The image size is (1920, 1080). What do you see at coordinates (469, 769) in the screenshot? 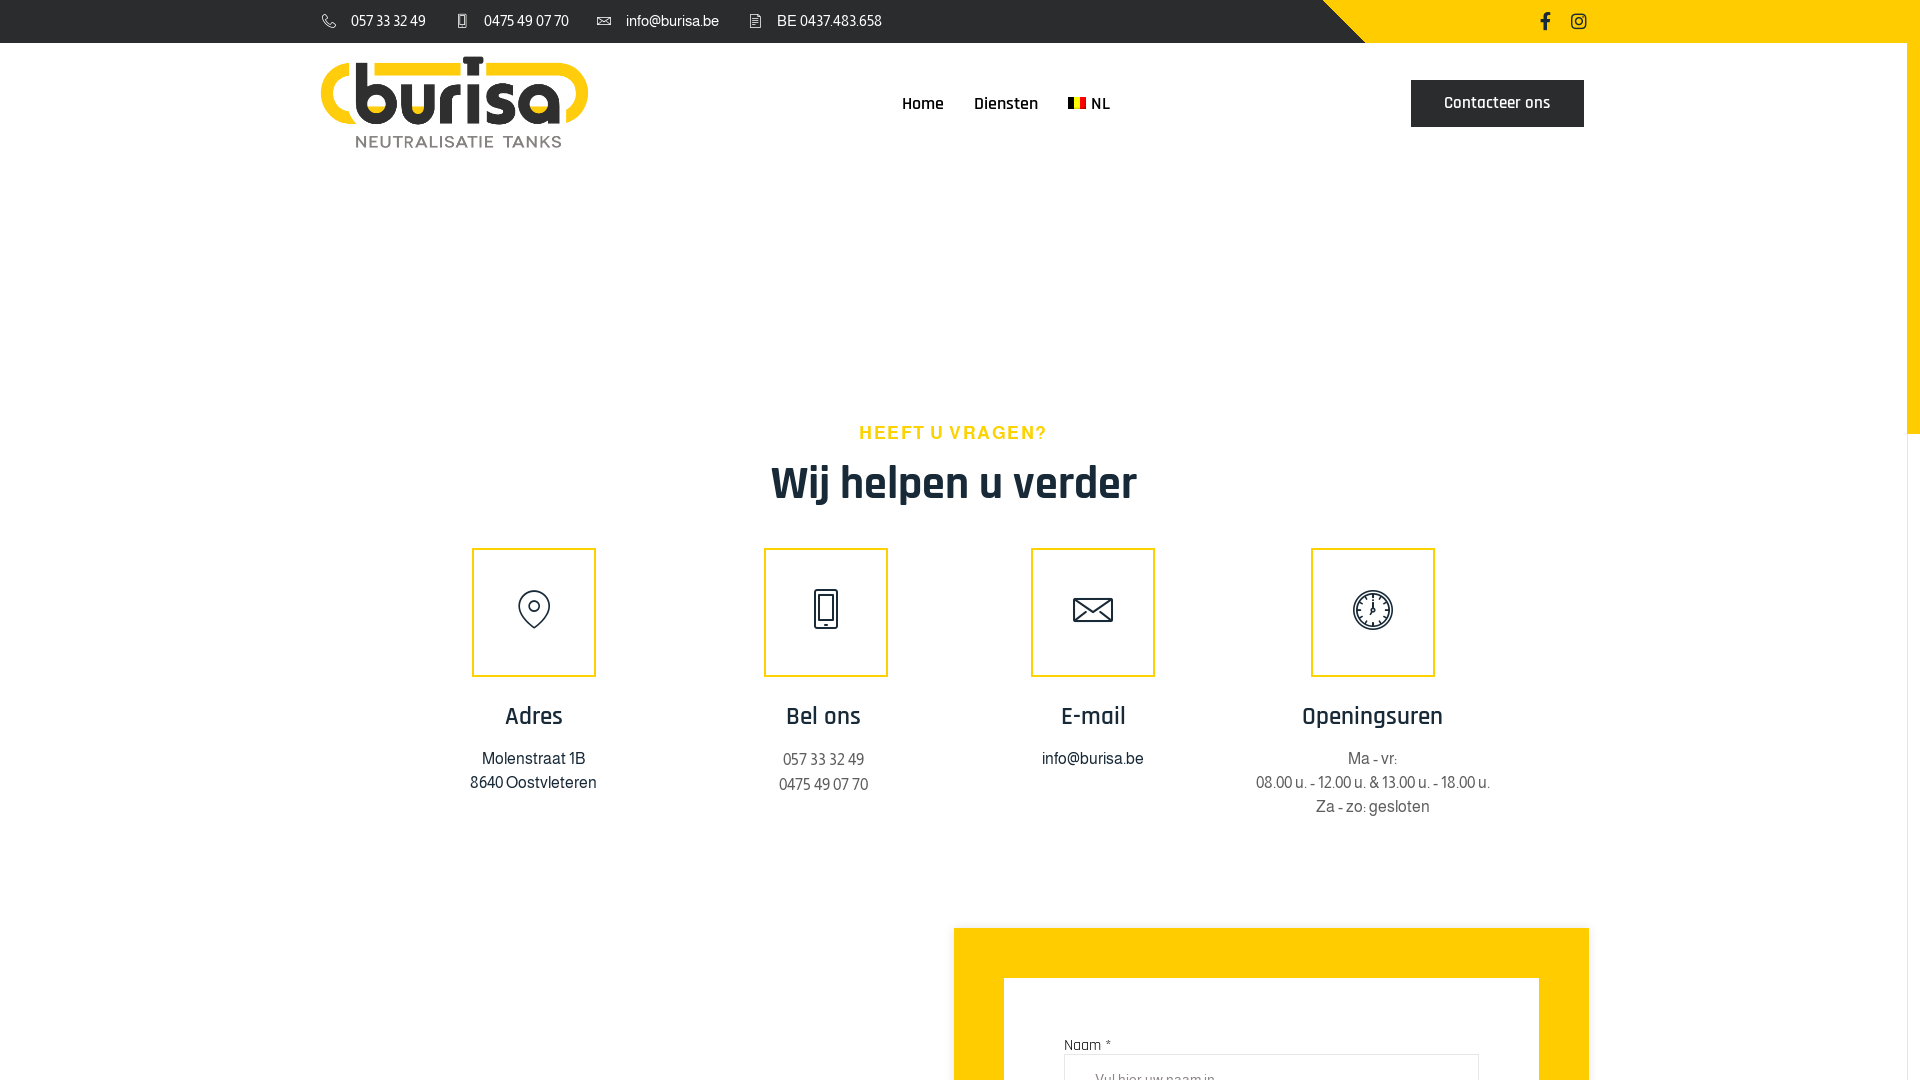
I see `'Molenstraat 1B` at bounding box center [469, 769].